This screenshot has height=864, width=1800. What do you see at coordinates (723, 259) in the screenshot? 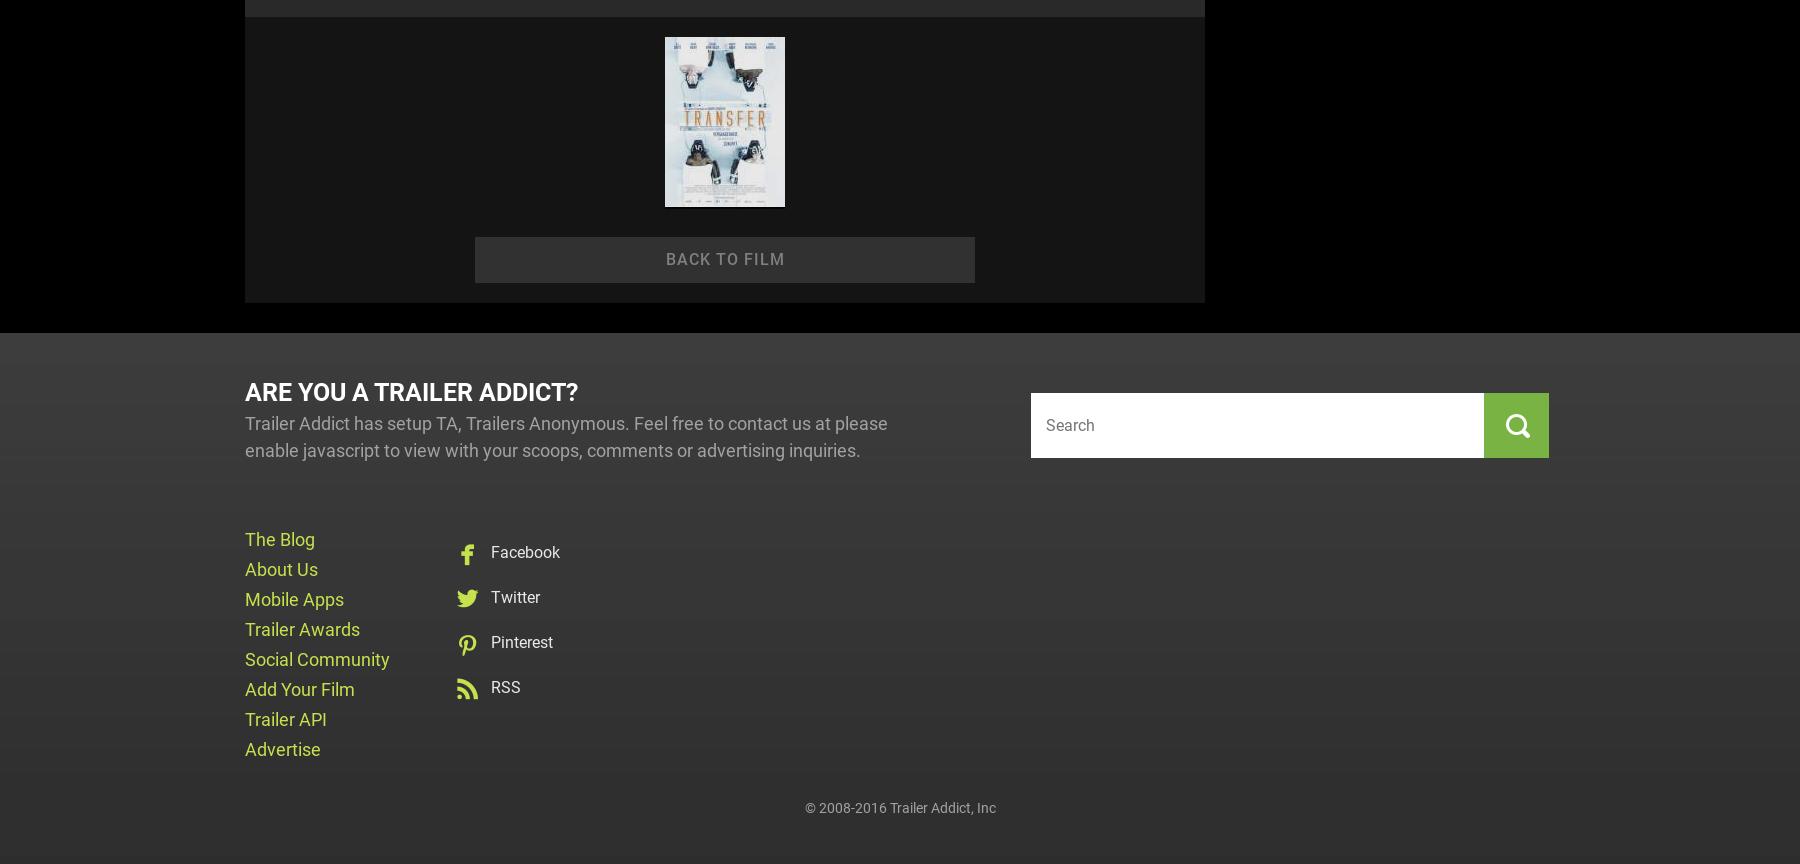
I see `'Back to Film'` at bounding box center [723, 259].